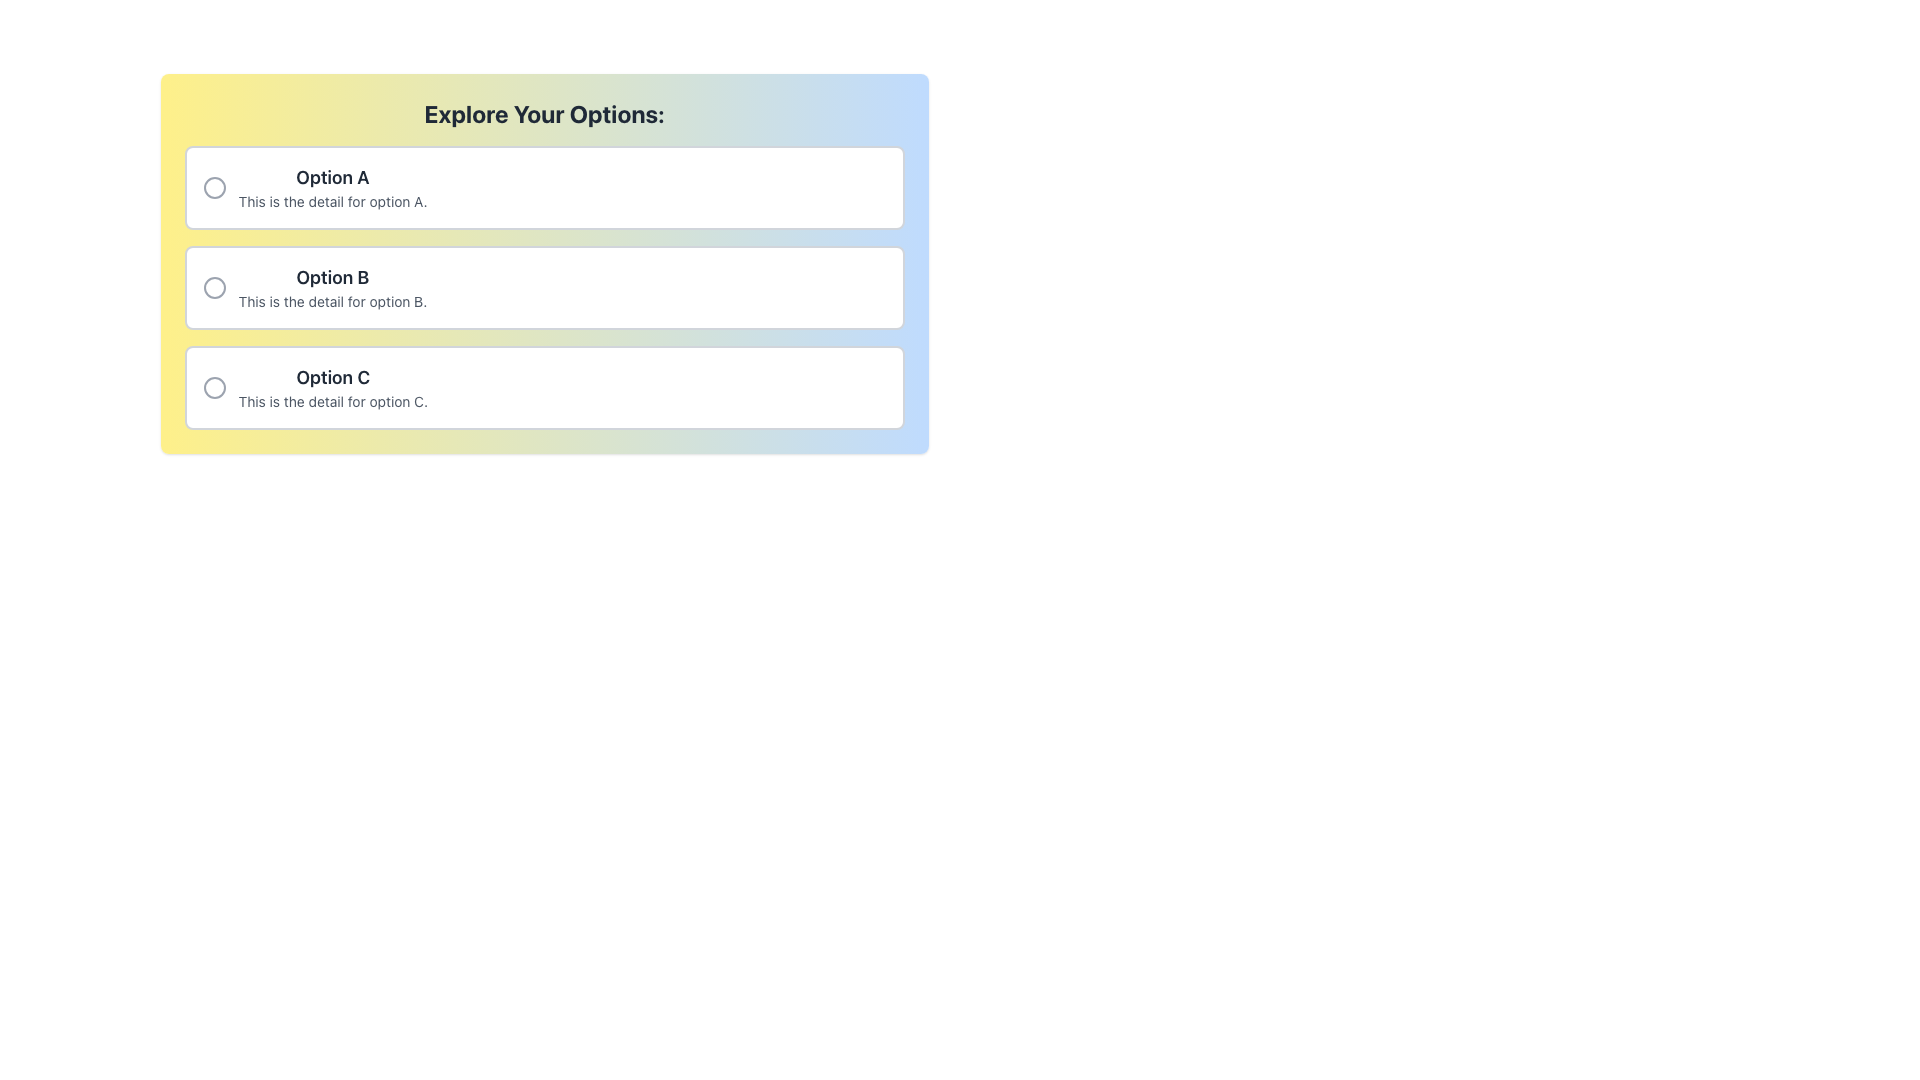 The height and width of the screenshot is (1080, 1920). What do you see at coordinates (332, 301) in the screenshot?
I see `the Text Label providing additional information for 'Option B', located below the title and above the horizontal divider` at bounding box center [332, 301].